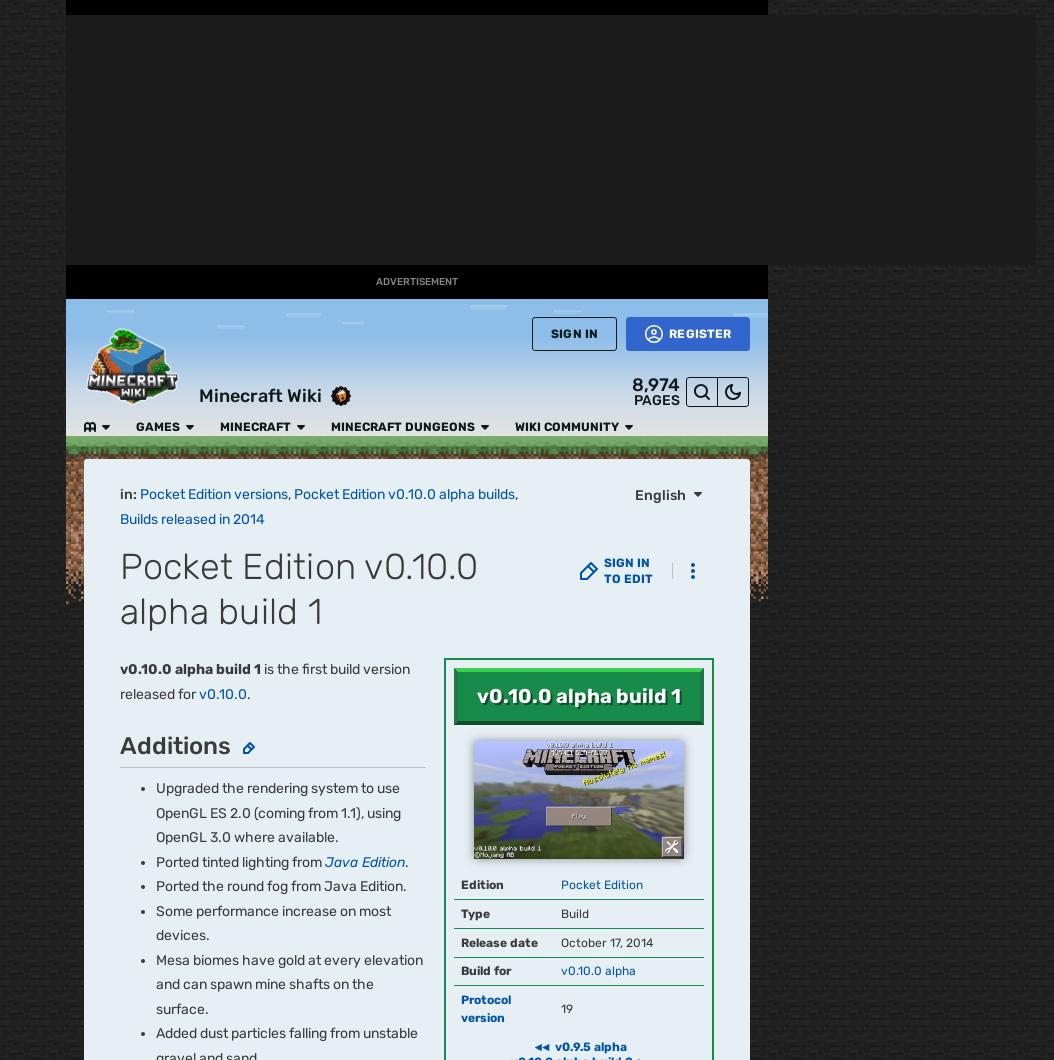 This screenshot has height=1060, width=1054. I want to click on 'Minecraft', so click(278, 22).